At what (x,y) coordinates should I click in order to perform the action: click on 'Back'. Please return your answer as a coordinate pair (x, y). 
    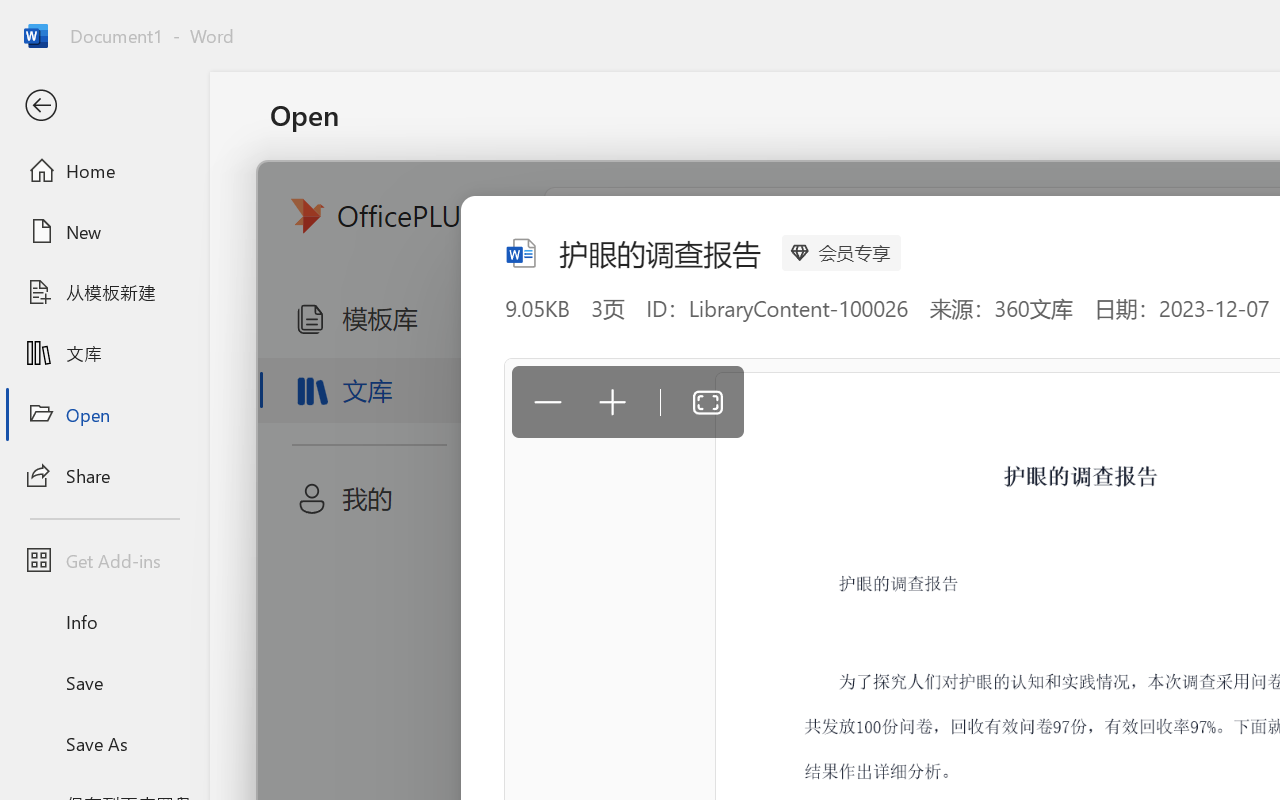
    Looking at the image, I should click on (103, 105).